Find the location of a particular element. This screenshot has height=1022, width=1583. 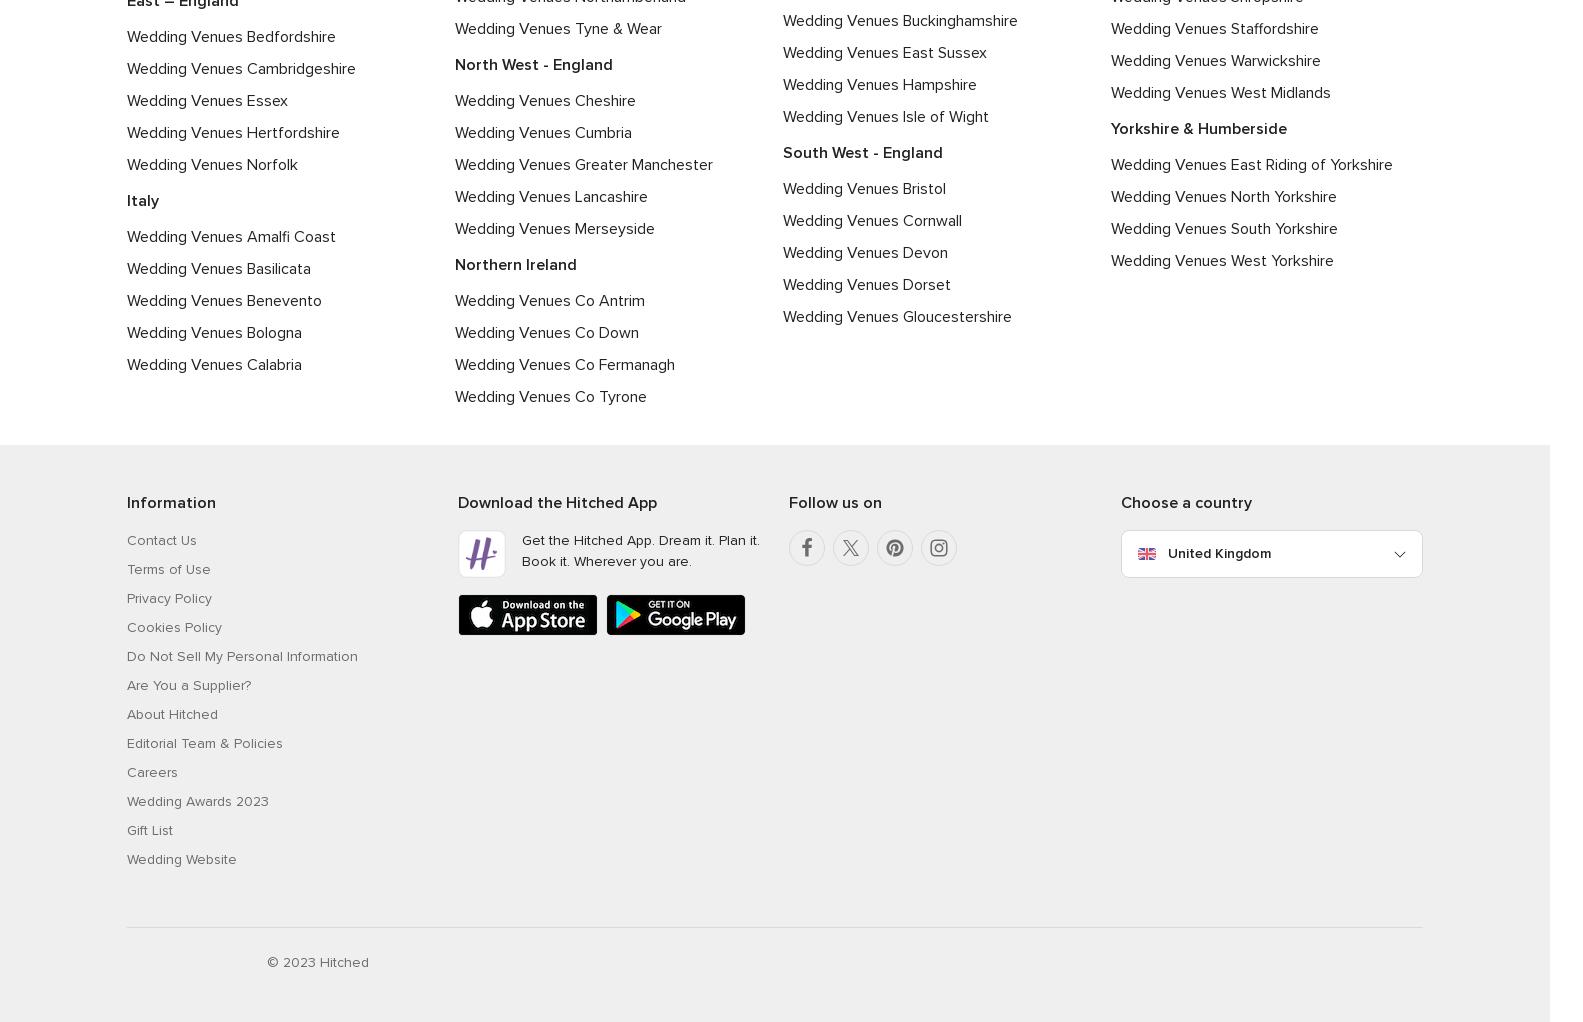

'Wedding Venues Dorset' is located at coordinates (867, 284).